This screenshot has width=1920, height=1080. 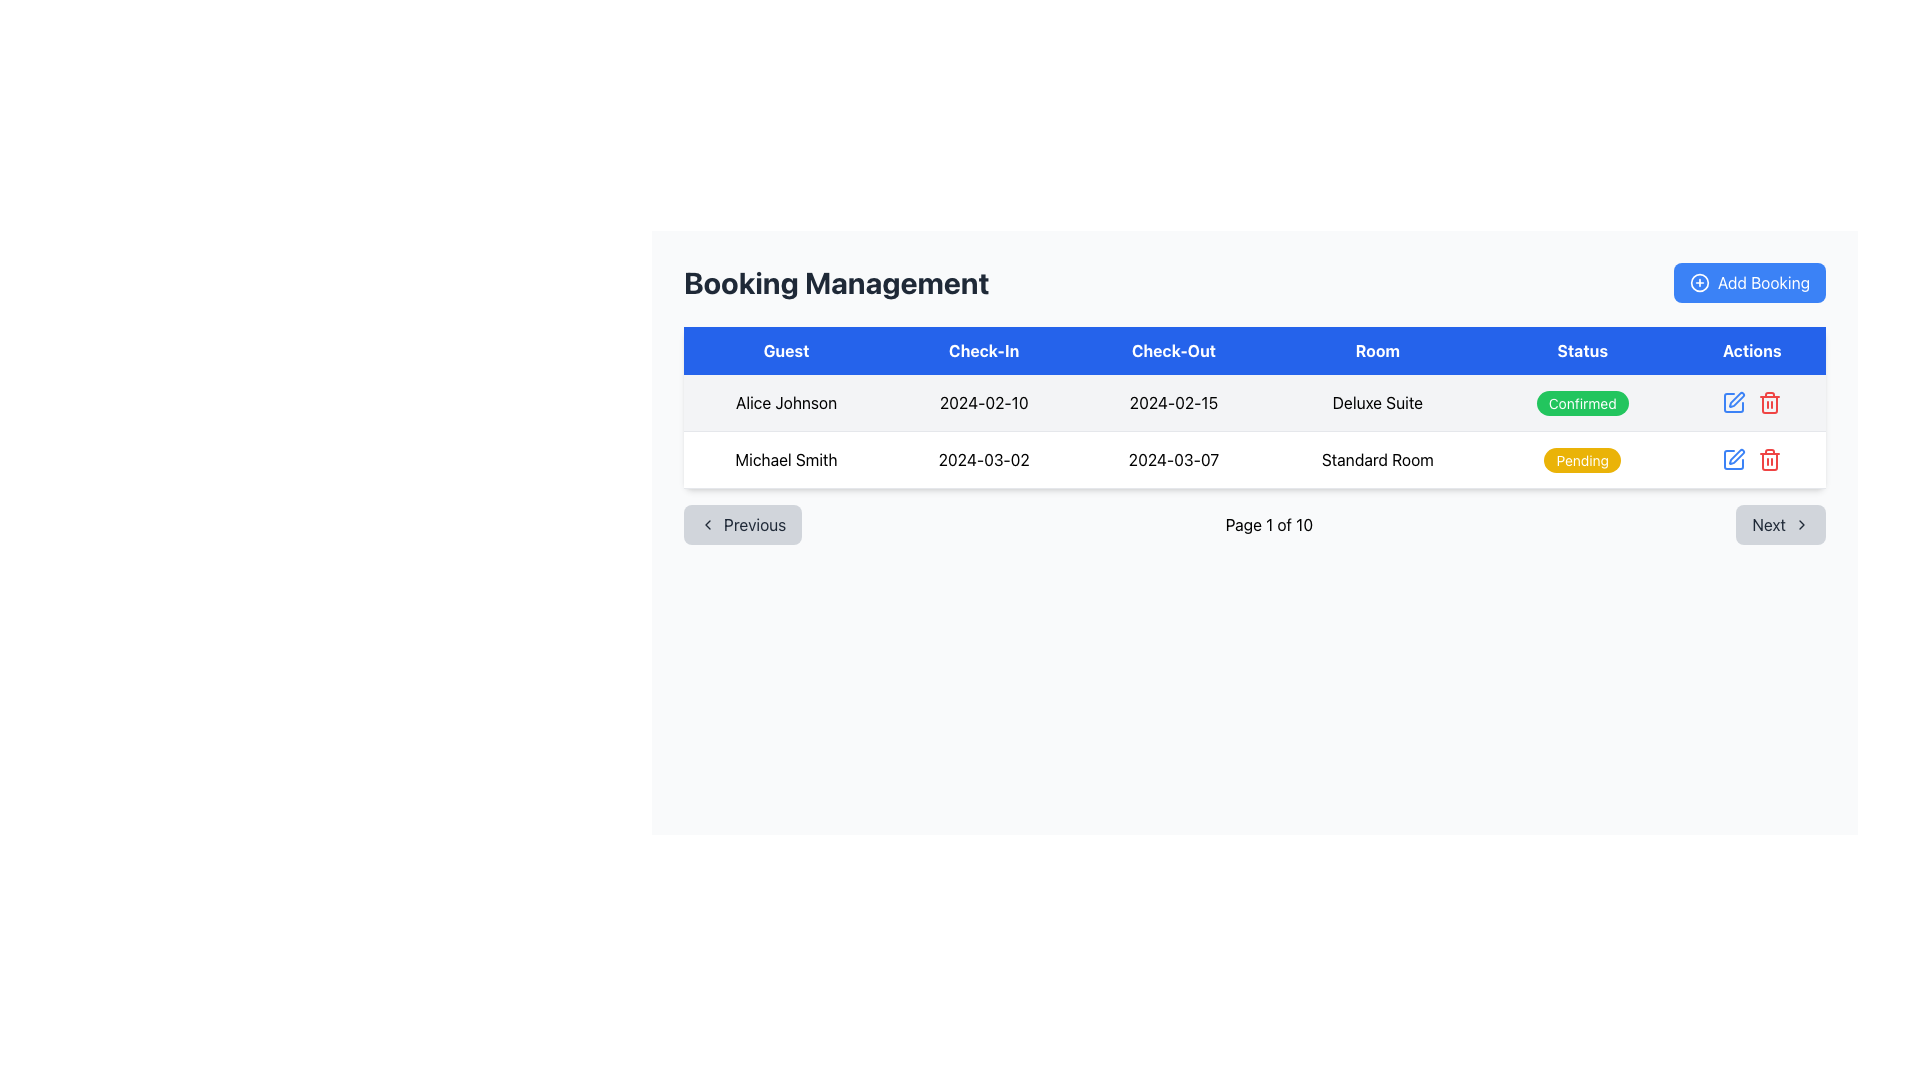 I want to click on the 'Previous' button, which is a rectangular button with a gray background and rounded corners, containing the text 'Previous' and a left-pointing chevron icon, so click(x=742, y=523).